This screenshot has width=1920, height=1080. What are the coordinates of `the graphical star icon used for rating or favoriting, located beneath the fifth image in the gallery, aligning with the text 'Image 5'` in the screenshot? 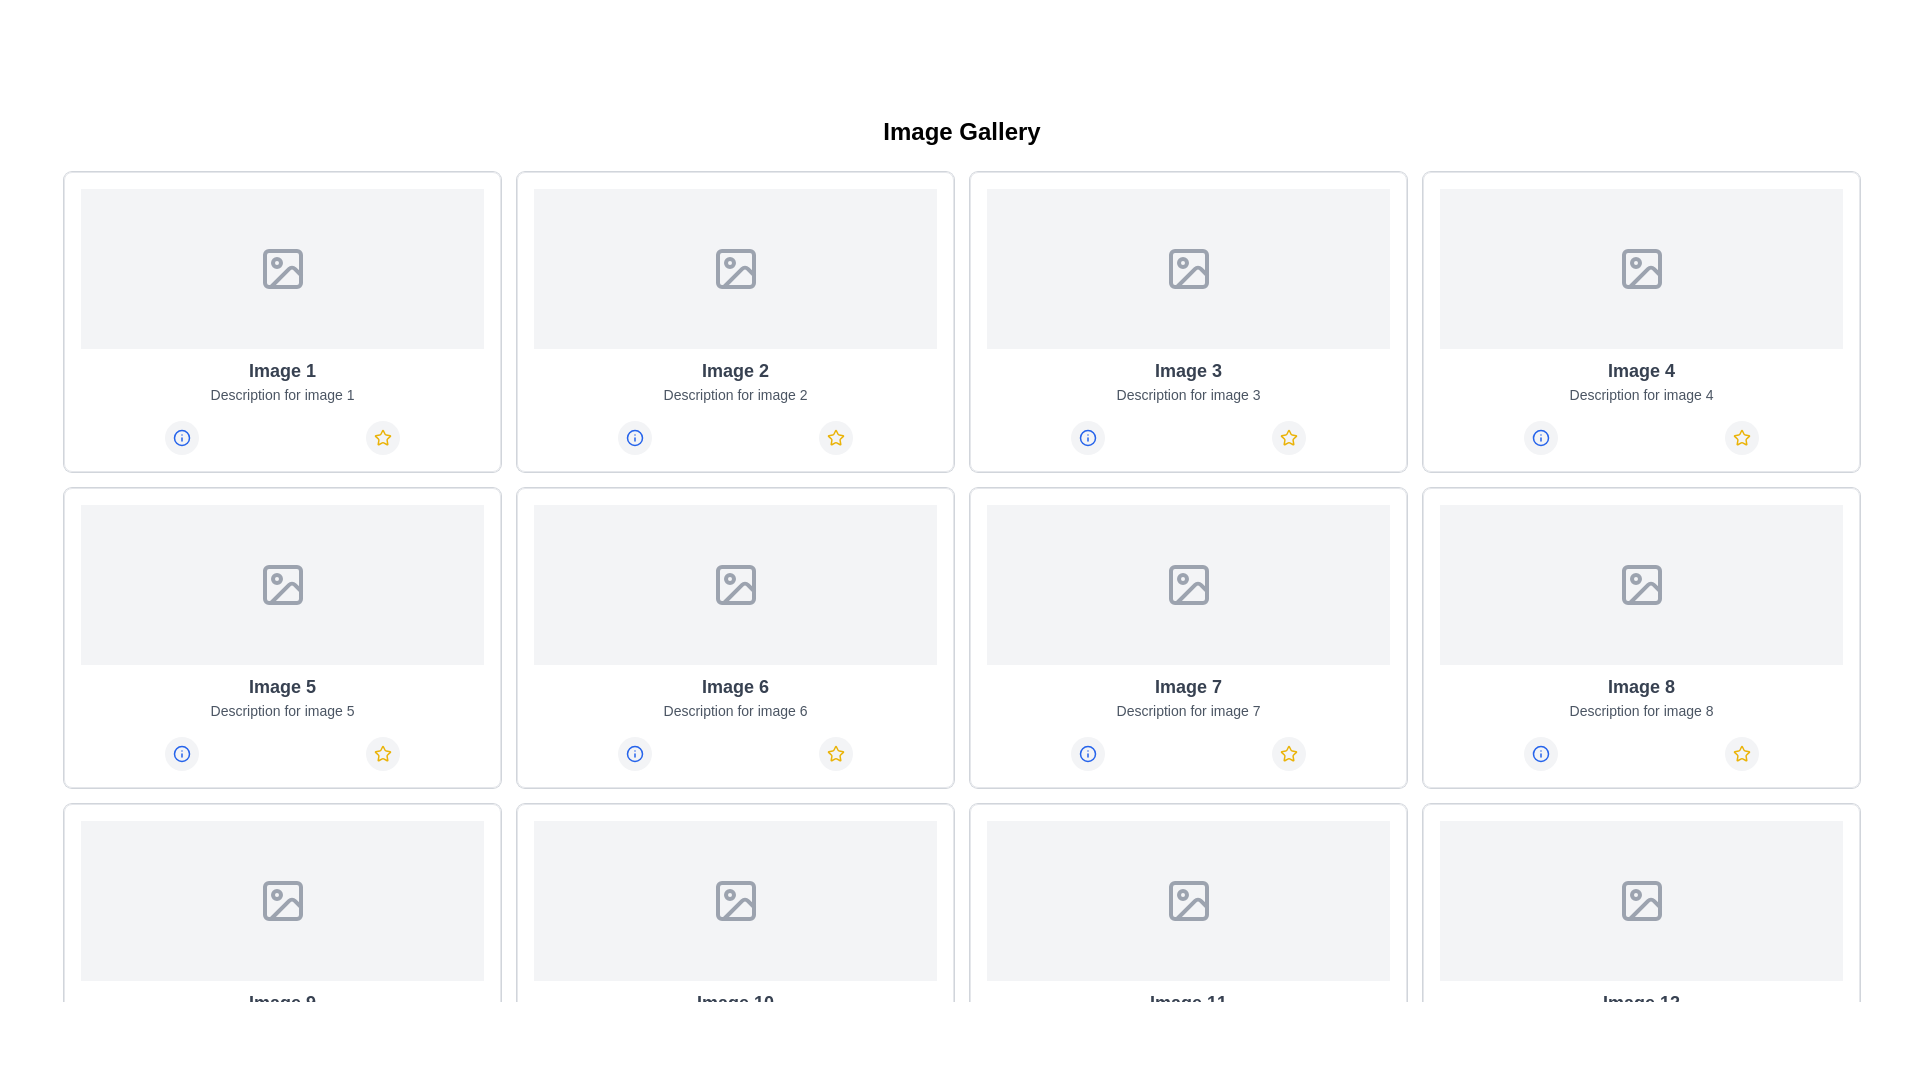 It's located at (383, 753).